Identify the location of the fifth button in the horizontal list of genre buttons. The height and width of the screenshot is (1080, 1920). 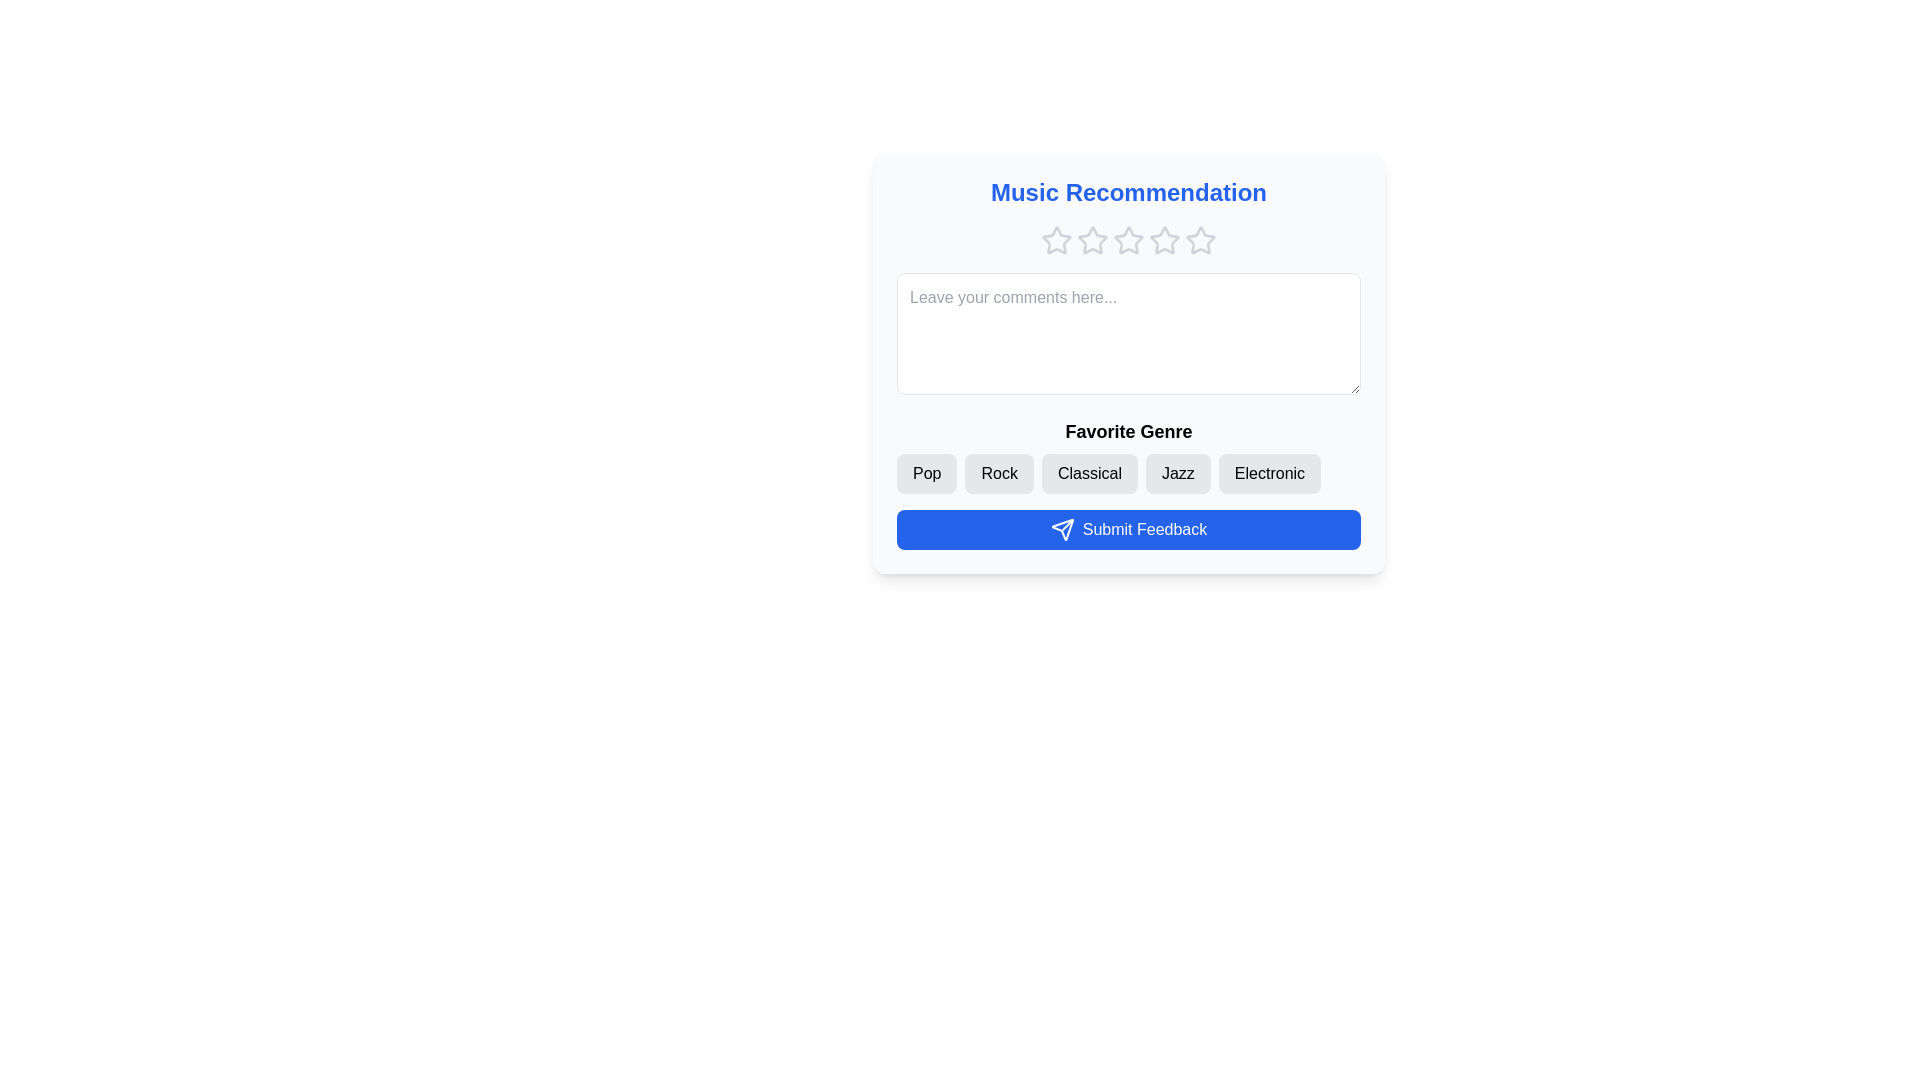
(1268, 474).